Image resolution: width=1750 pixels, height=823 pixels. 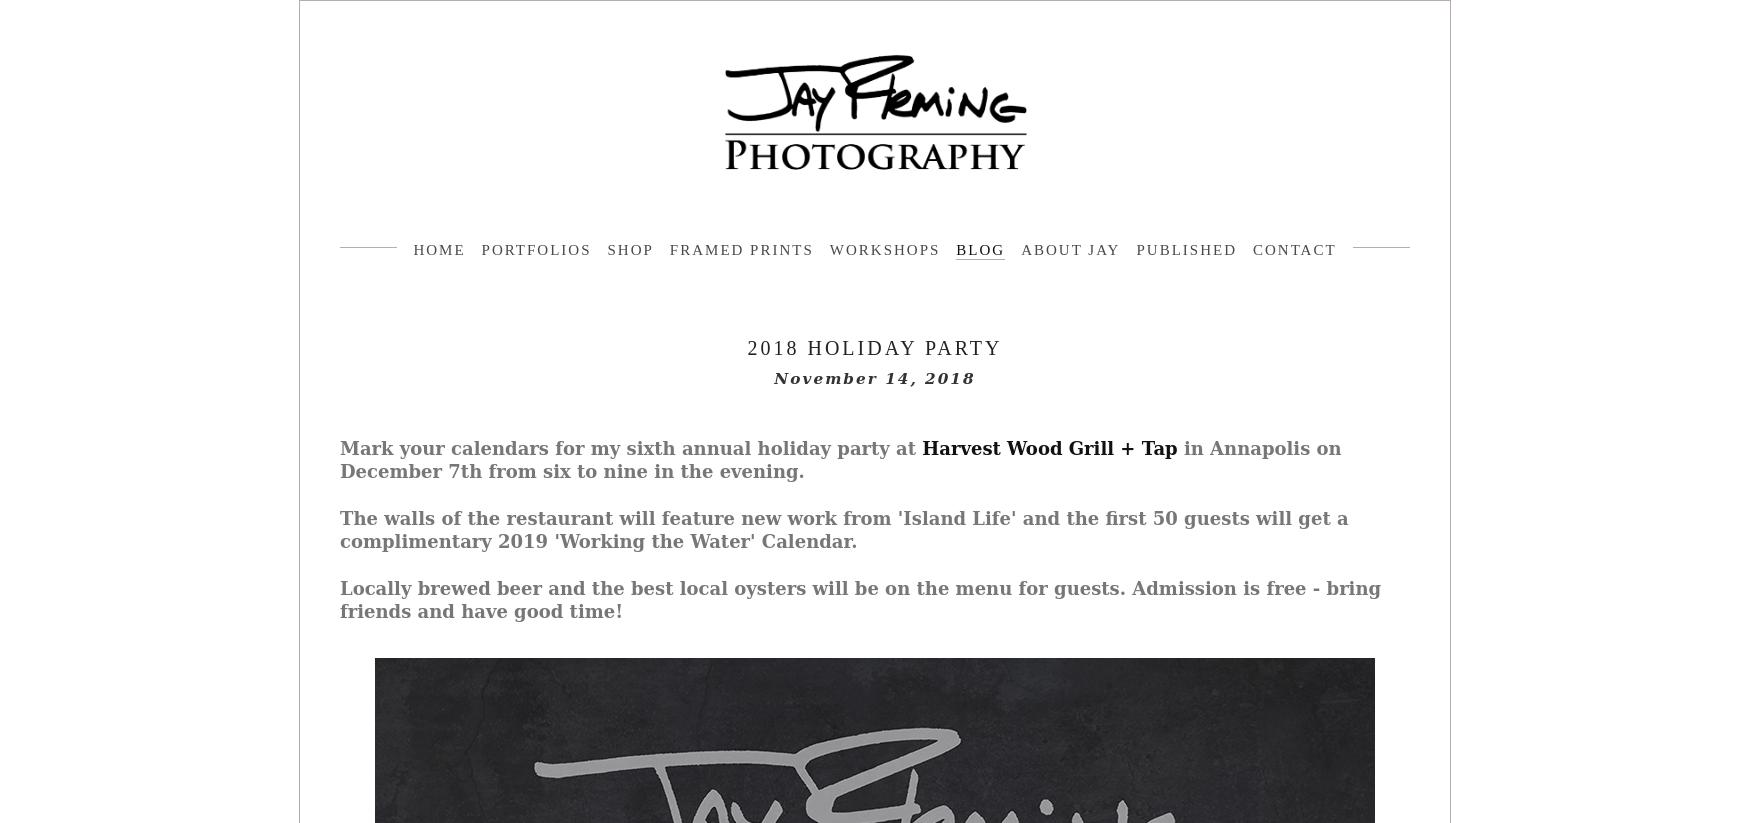 What do you see at coordinates (340, 447) in the screenshot?
I see `'Mark your calendars for my sixth annual holiday party at'` at bounding box center [340, 447].